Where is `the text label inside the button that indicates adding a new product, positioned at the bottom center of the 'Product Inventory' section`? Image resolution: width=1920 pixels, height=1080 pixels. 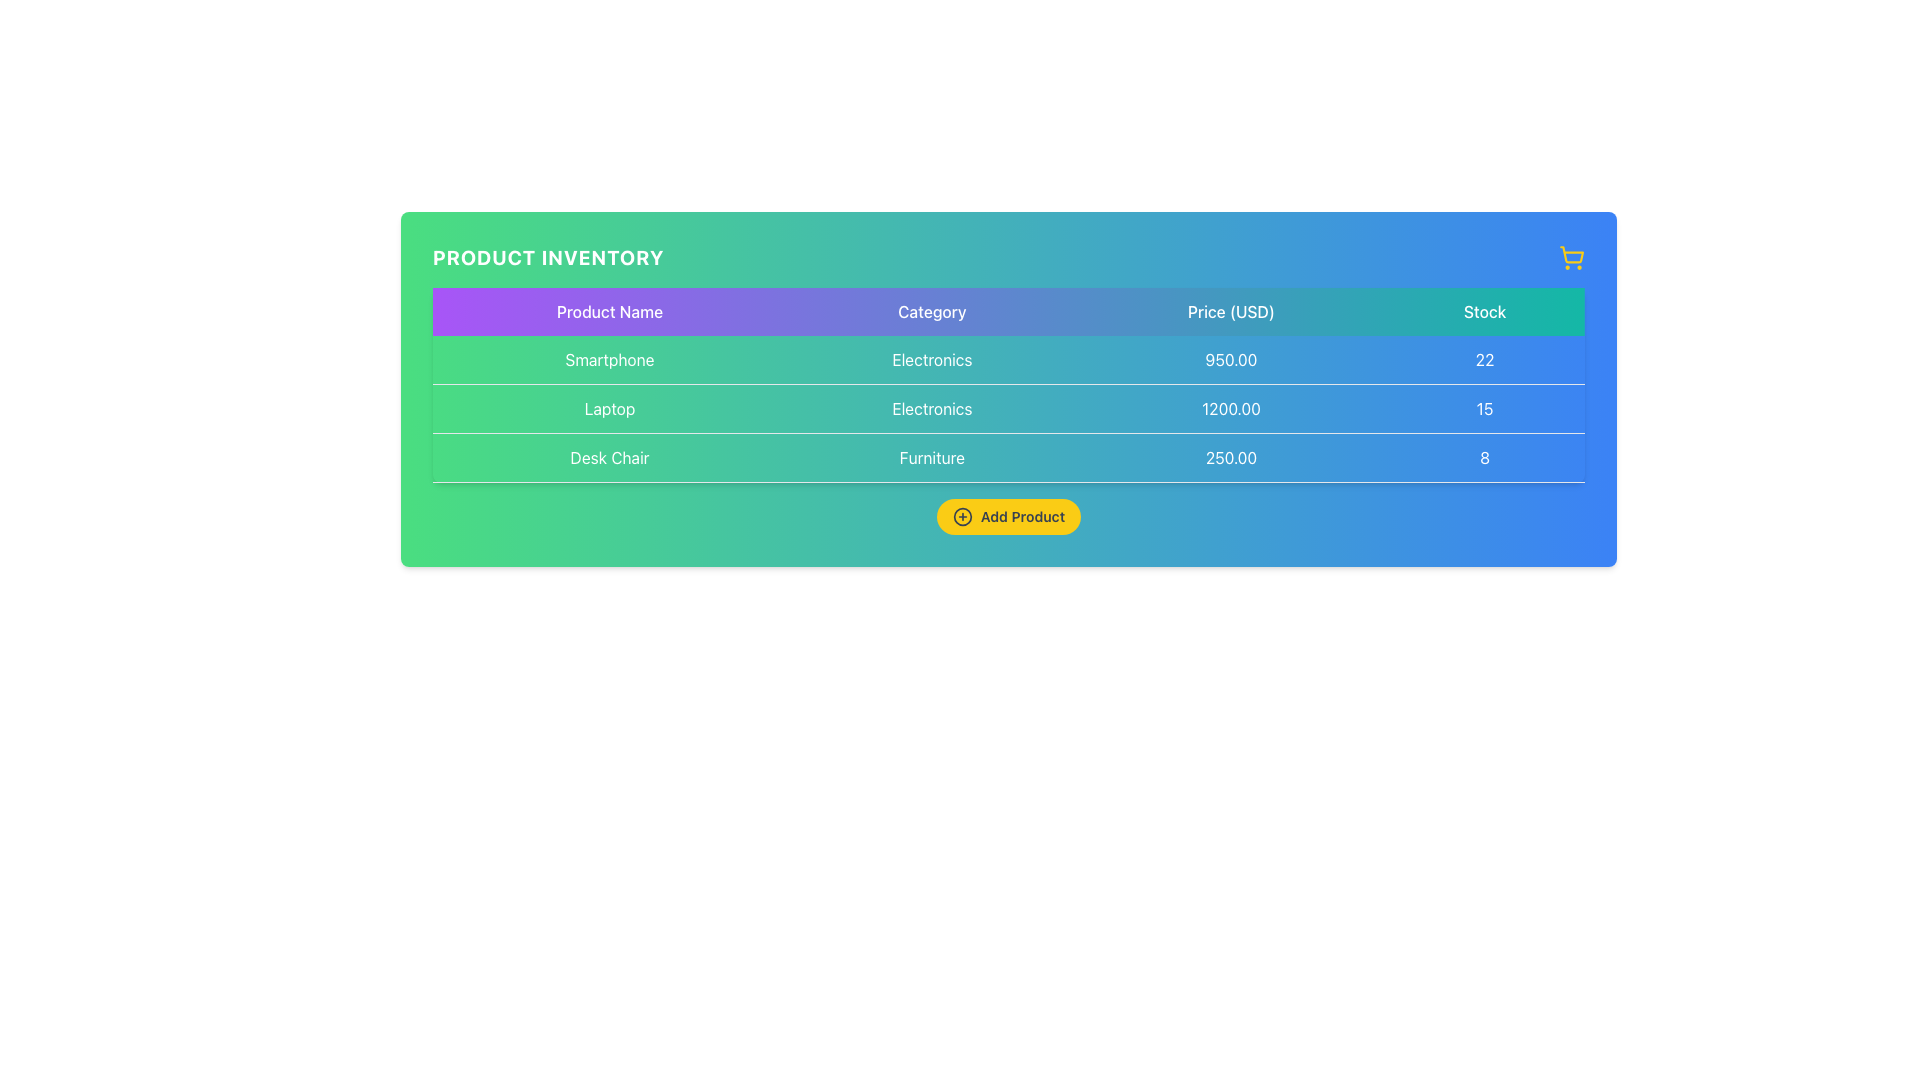
the text label inside the button that indicates adding a new product, positioned at the bottom center of the 'Product Inventory' section is located at coordinates (1022, 515).